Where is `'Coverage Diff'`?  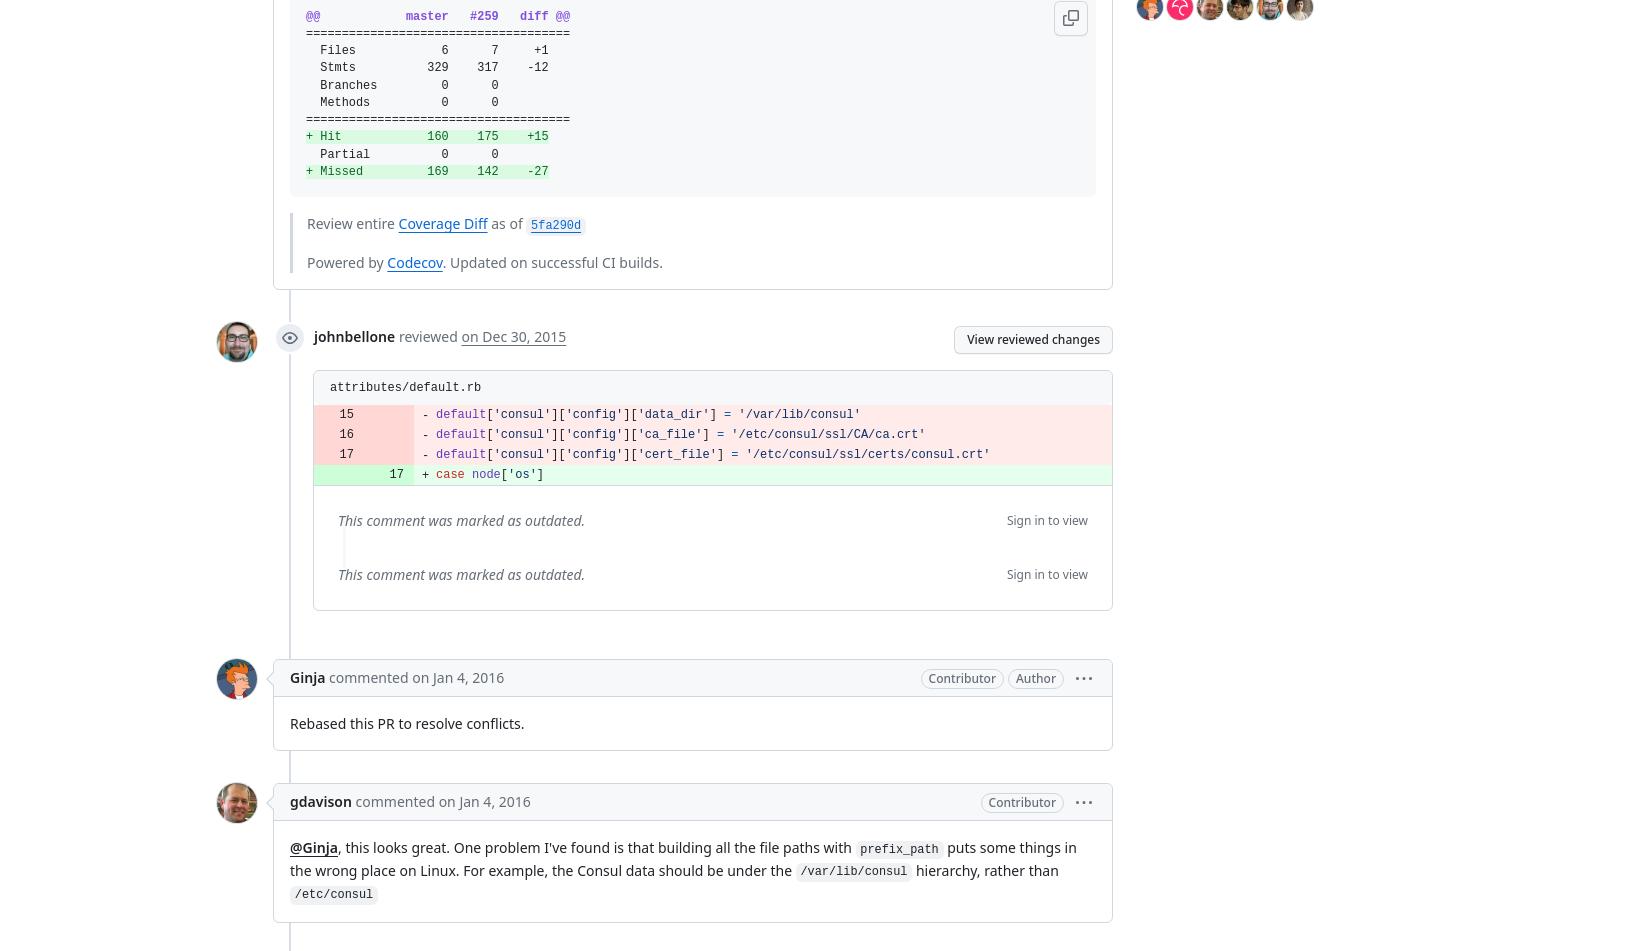 'Coverage Diff' is located at coordinates (397, 223).